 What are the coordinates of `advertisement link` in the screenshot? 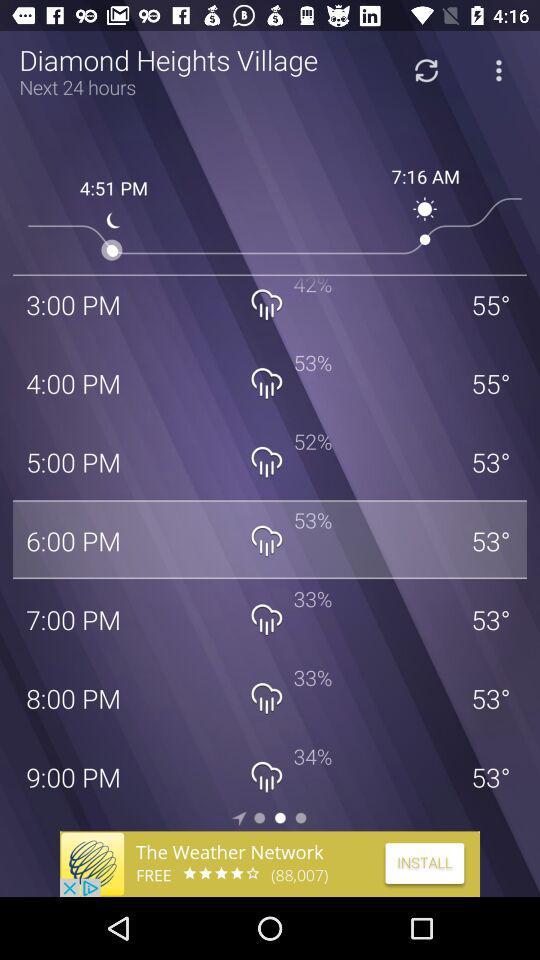 It's located at (270, 863).